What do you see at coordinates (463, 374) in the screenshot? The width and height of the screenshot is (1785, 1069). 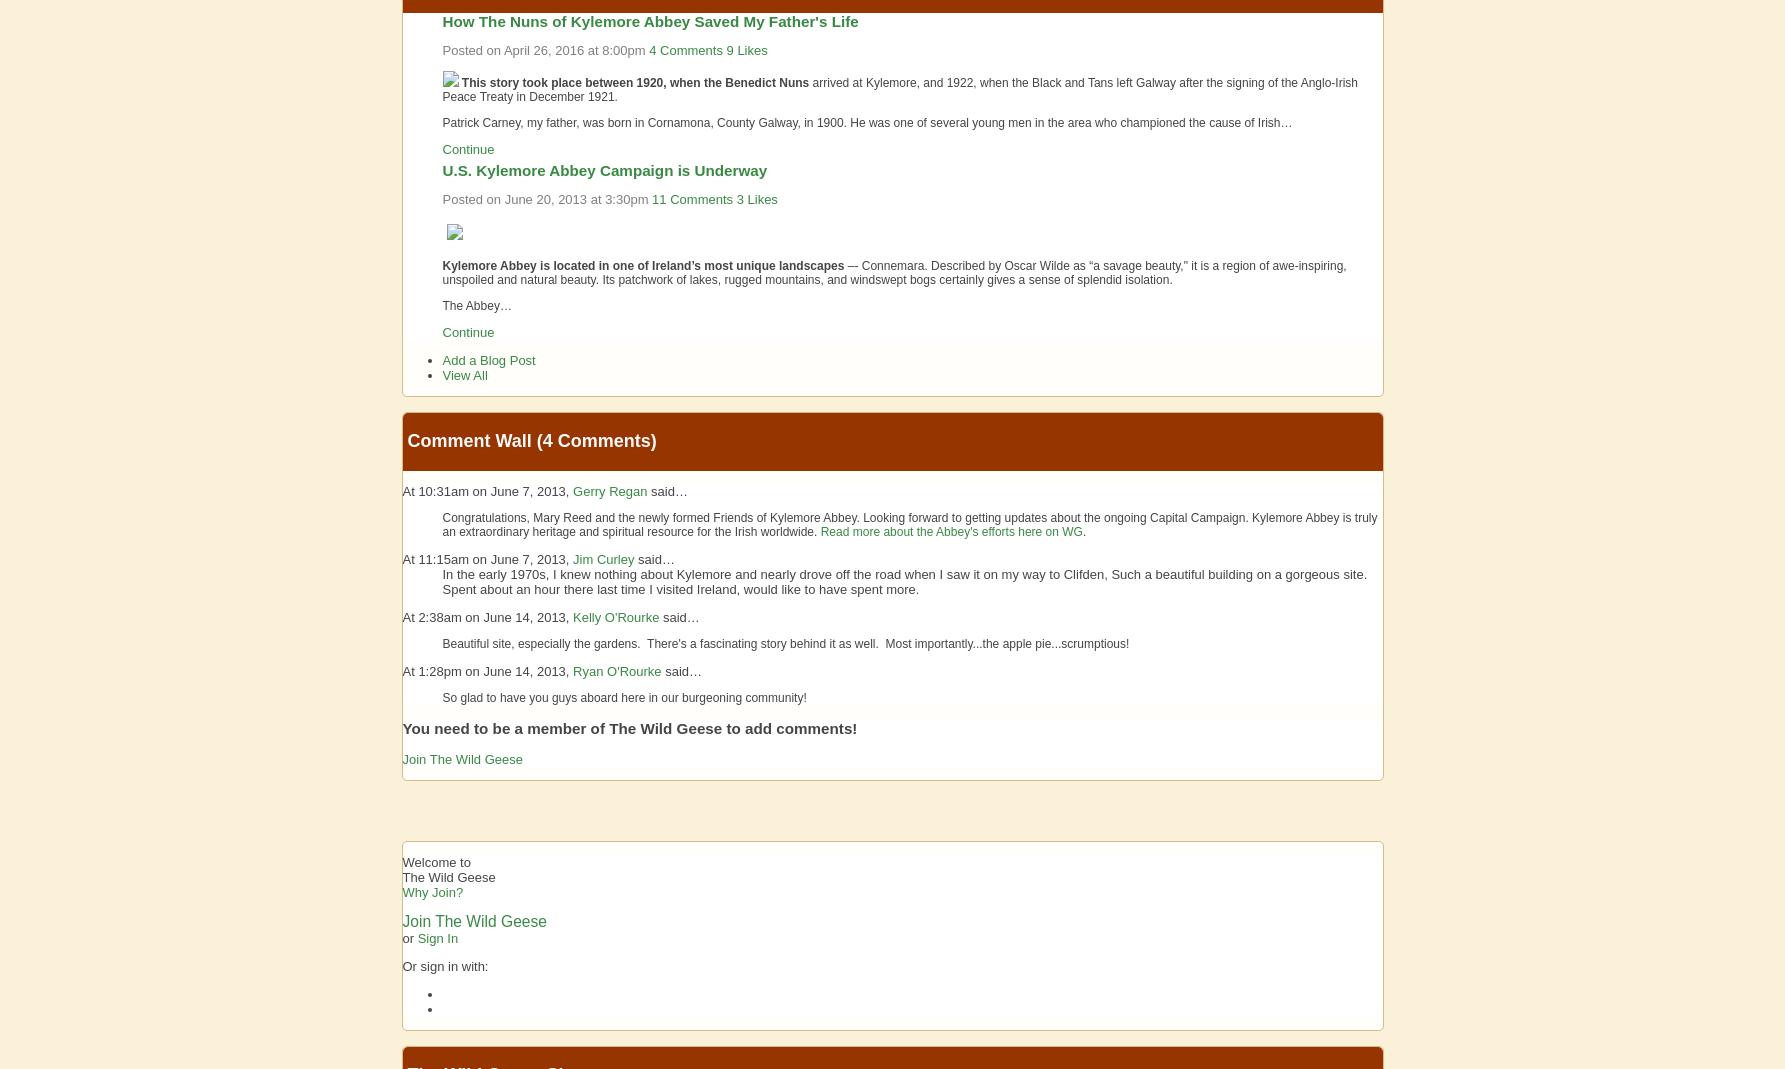 I see `'View All'` at bounding box center [463, 374].